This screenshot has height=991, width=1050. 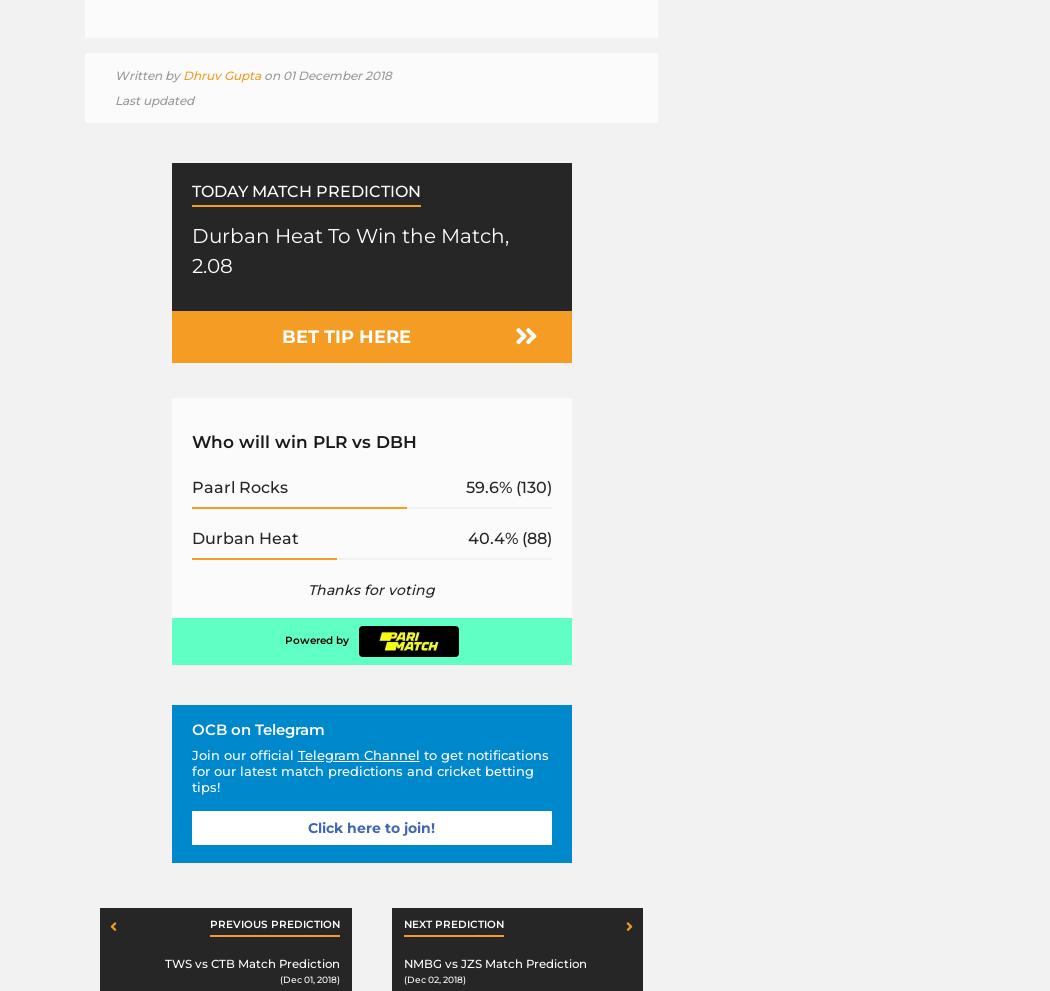 I want to click on 'NMBG vs JZS Match Prediction', so click(x=493, y=962).